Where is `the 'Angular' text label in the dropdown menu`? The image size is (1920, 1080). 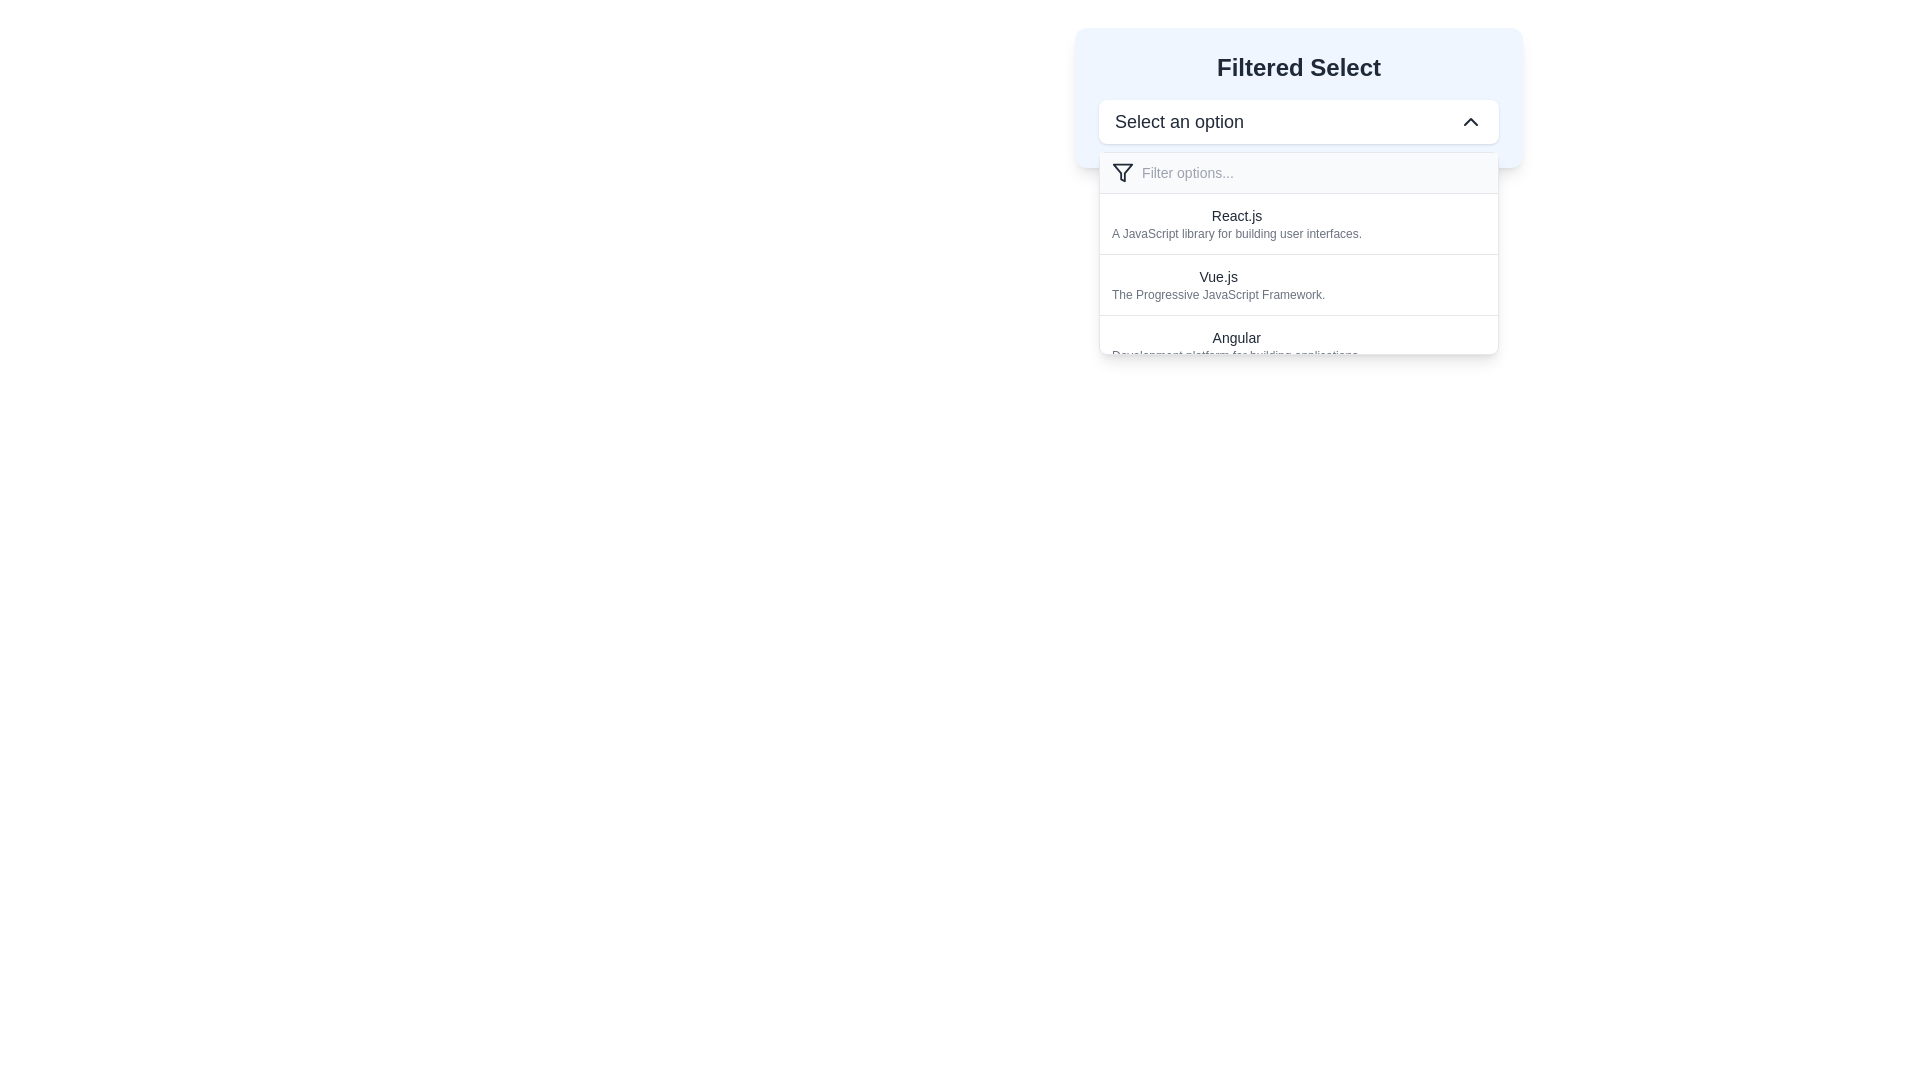
the 'Angular' text label in the dropdown menu is located at coordinates (1235, 337).